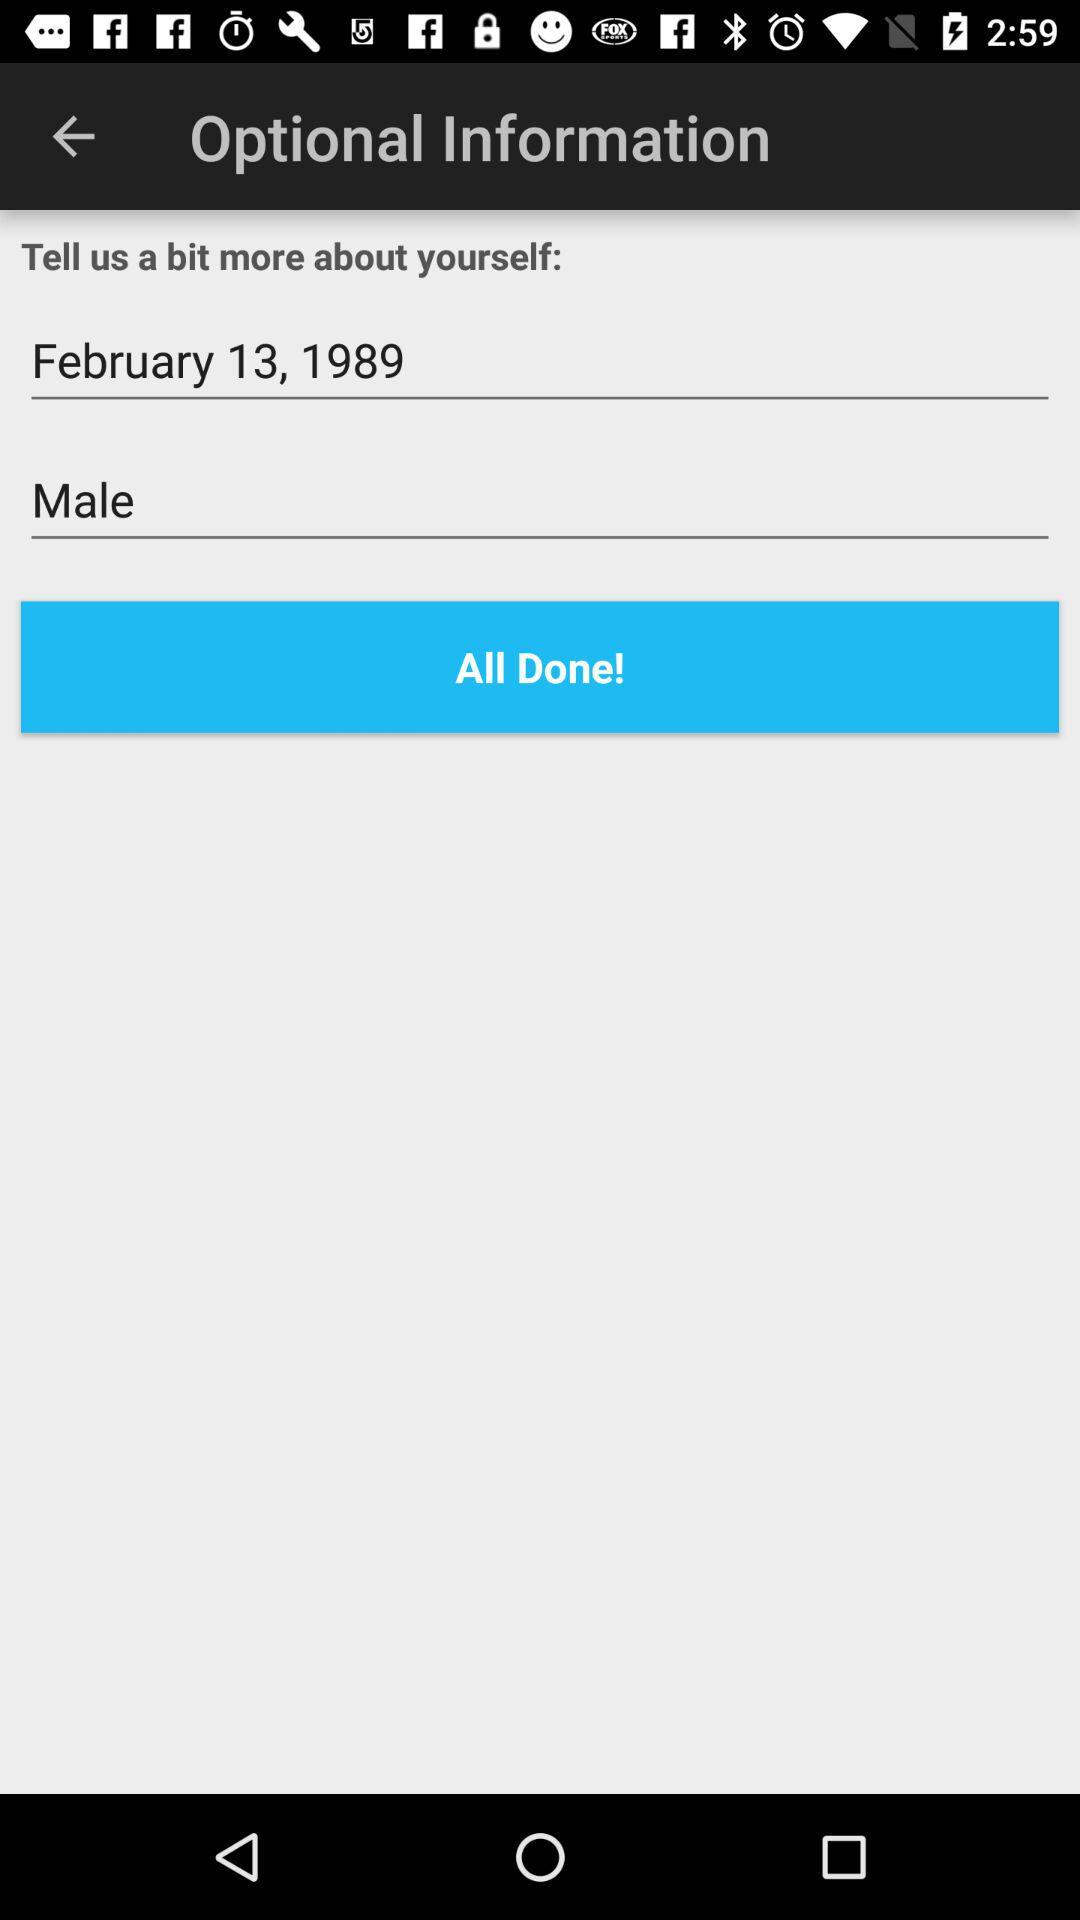 This screenshot has height=1920, width=1080. What do you see at coordinates (540, 360) in the screenshot?
I see `the february 13, 1989 icon` at bounding box center [540, 360].